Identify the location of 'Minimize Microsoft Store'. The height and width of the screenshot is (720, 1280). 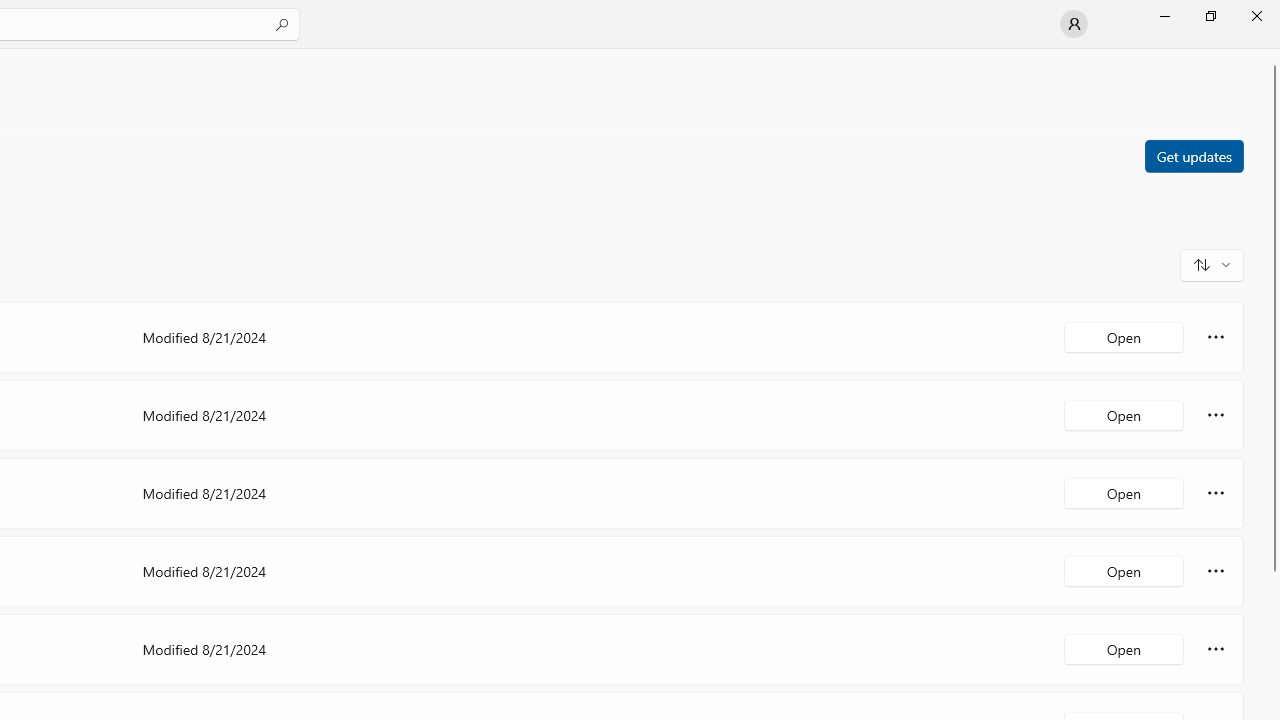
(1164, 15).